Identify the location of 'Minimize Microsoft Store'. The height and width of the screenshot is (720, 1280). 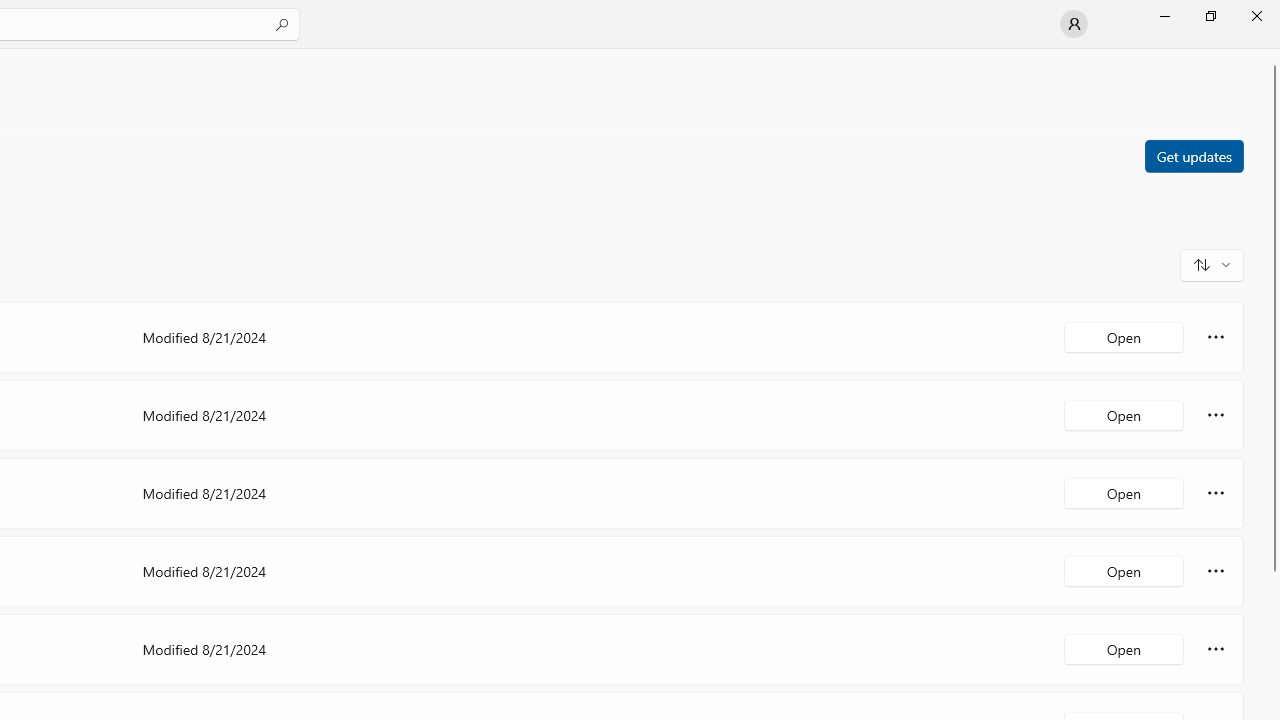
(1164, 15).